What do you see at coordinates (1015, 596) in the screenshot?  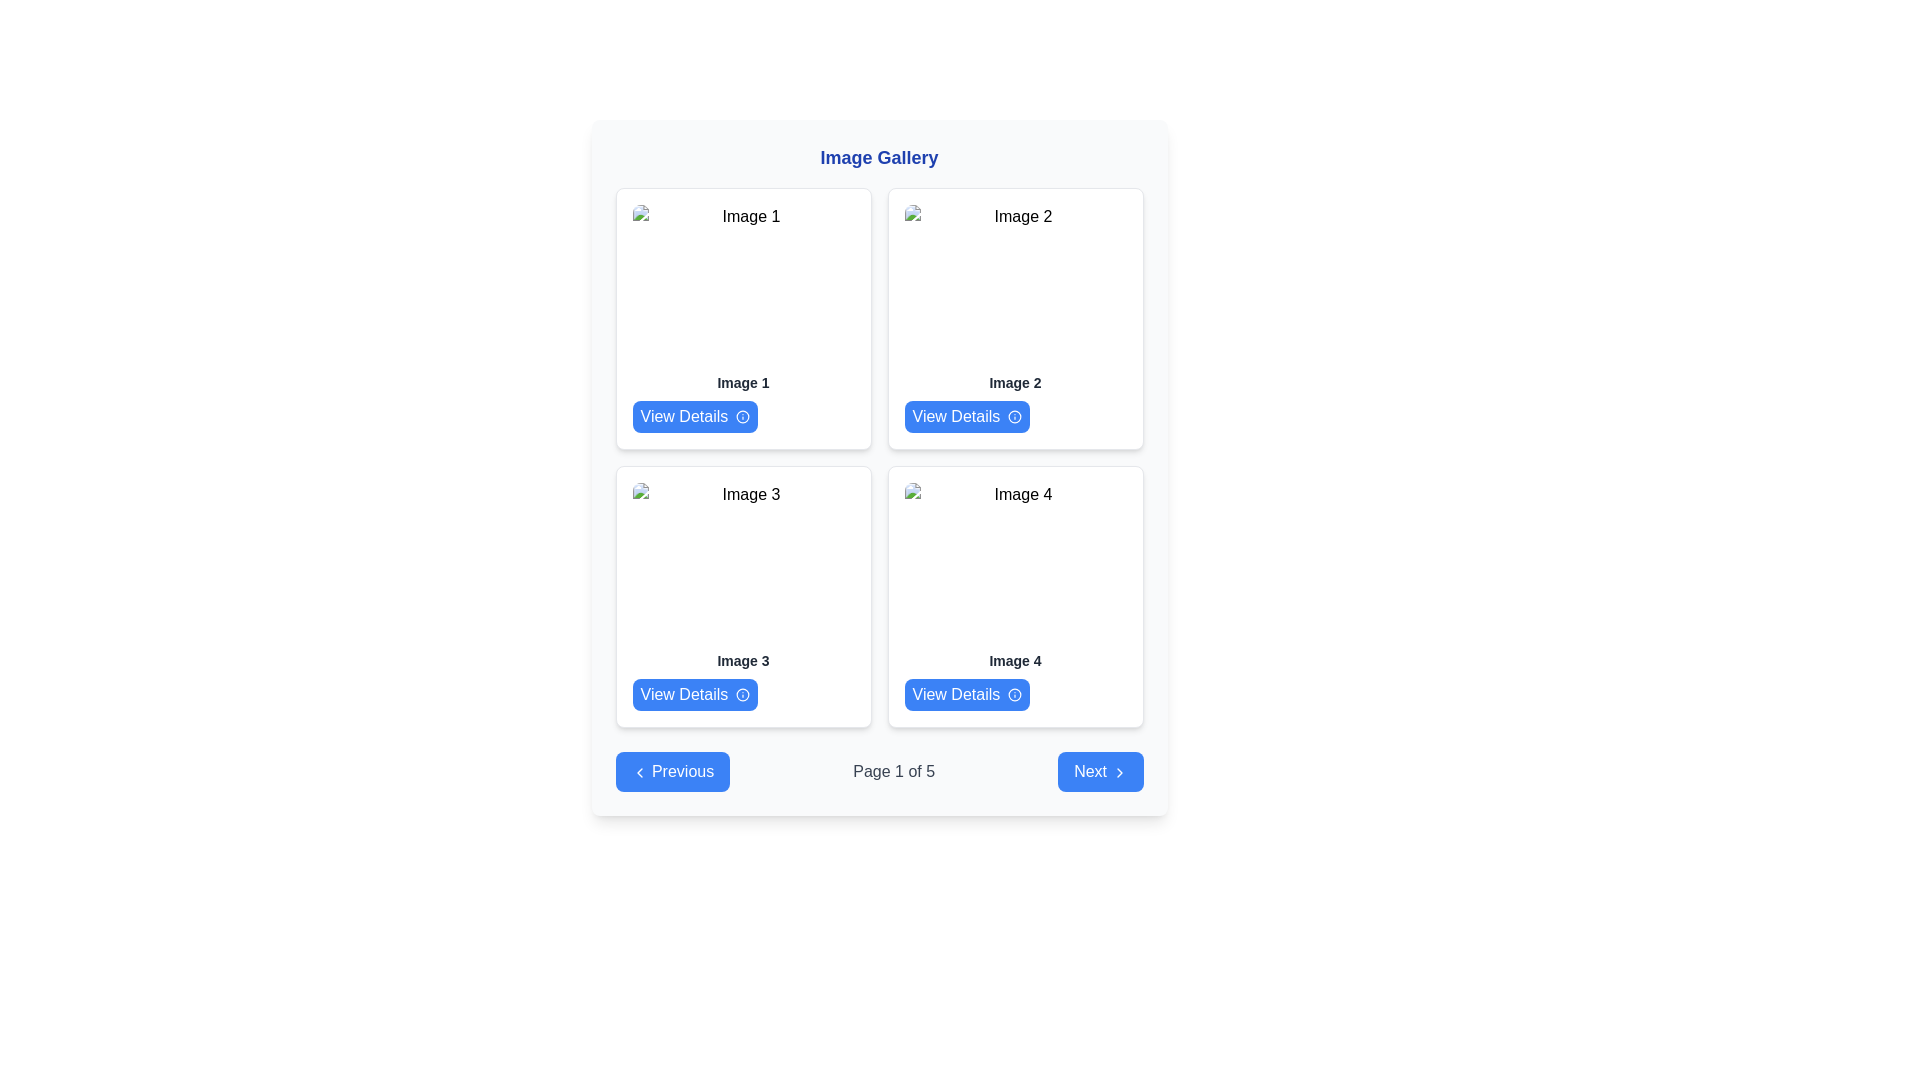 I see `the 'View Details' button on the interactive card located at the bottom-right quadrant of the grid` at bounding box center [1015, 596].